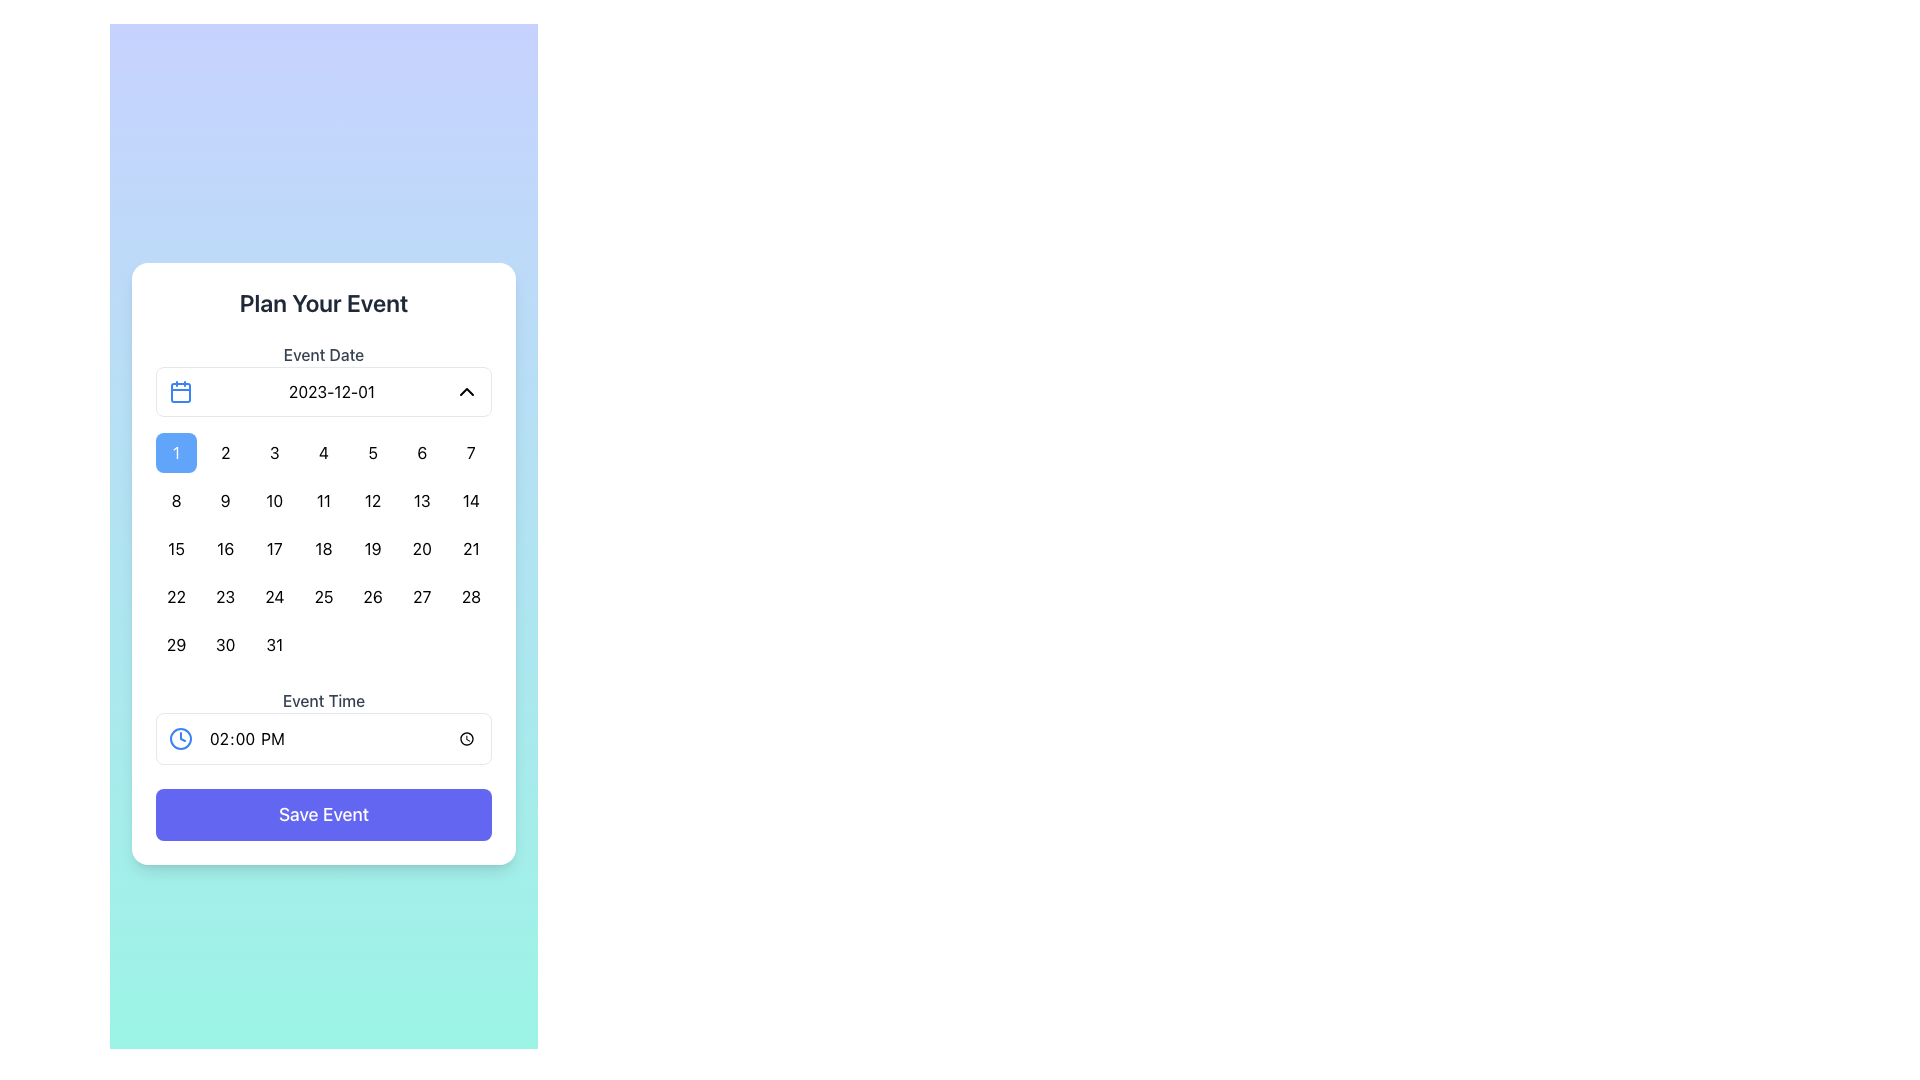  Describe the element at coordinates (324, 392) in the screenshot. I see `the Dropdown display element showing the date '2023-12-01' in the Event Date section` at that location.